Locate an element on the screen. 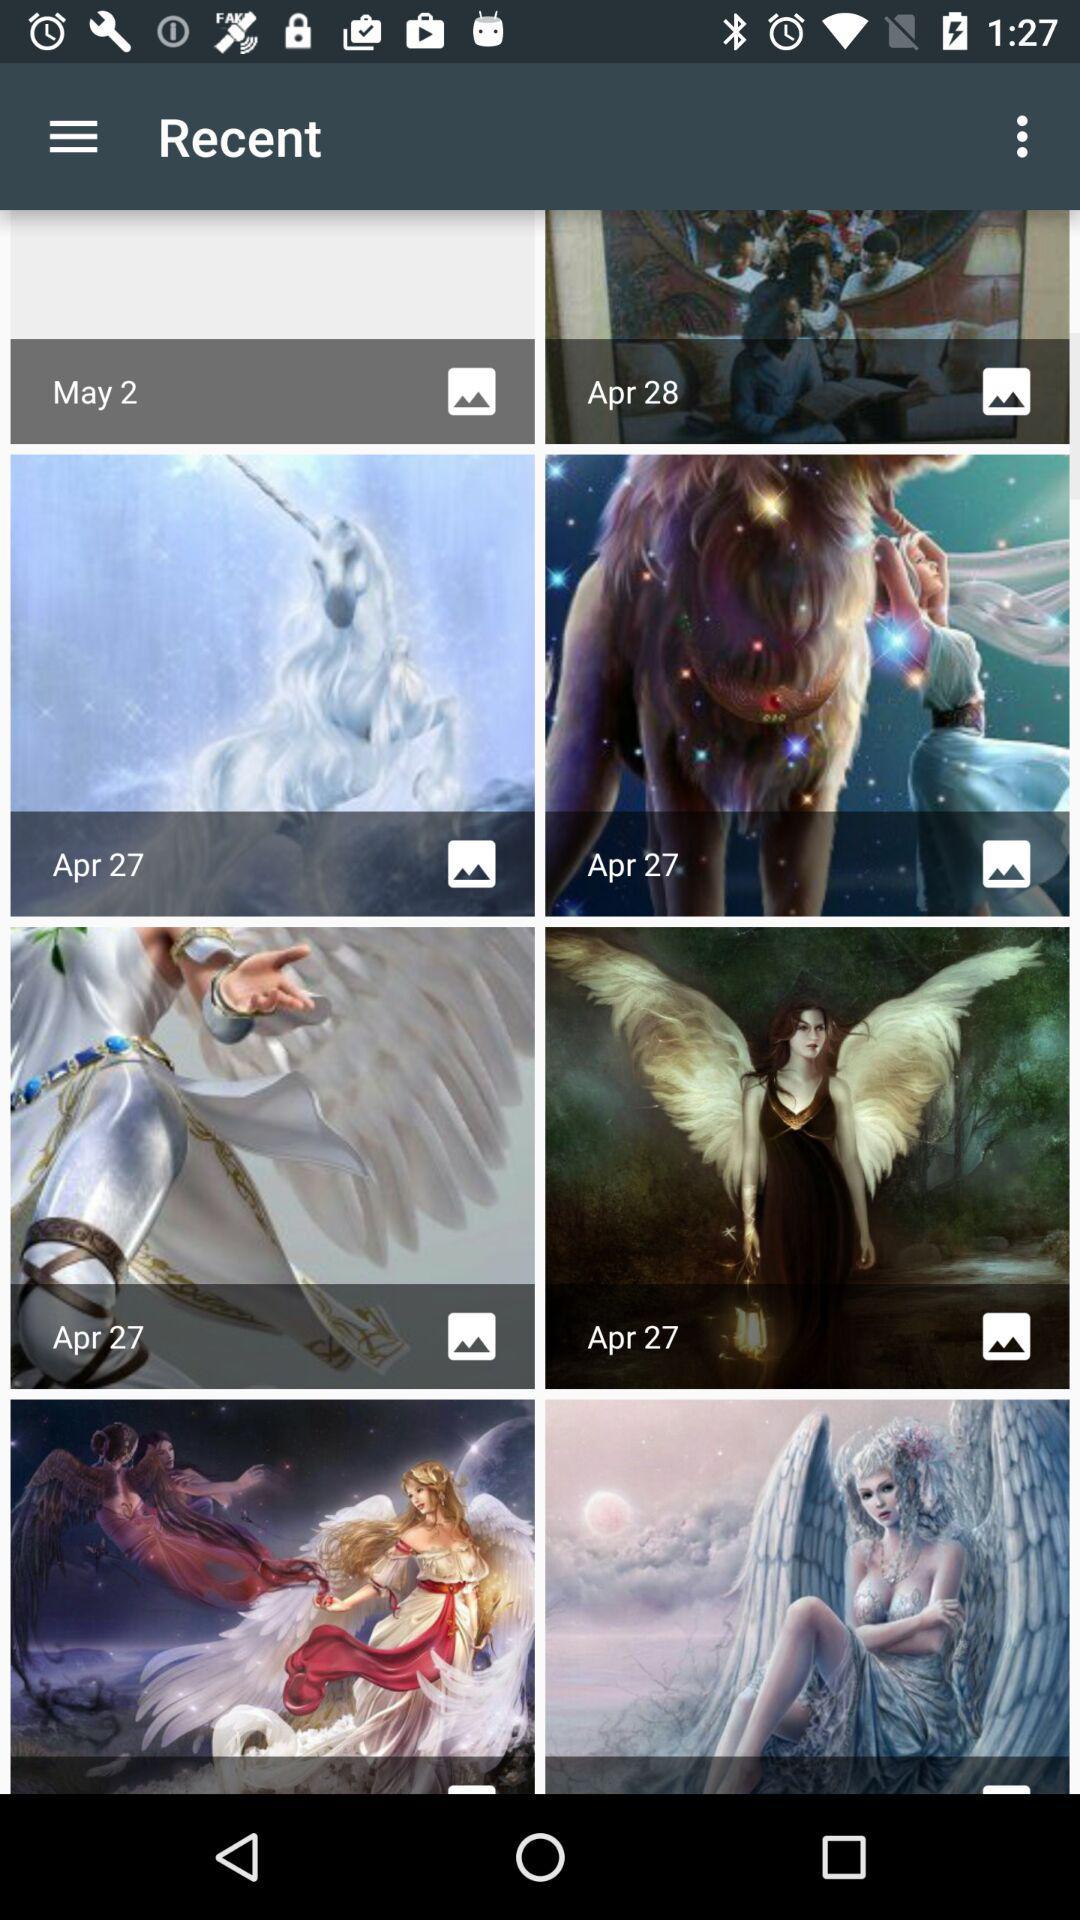  the icon next to the recent app is located at coordinates (72, 135).